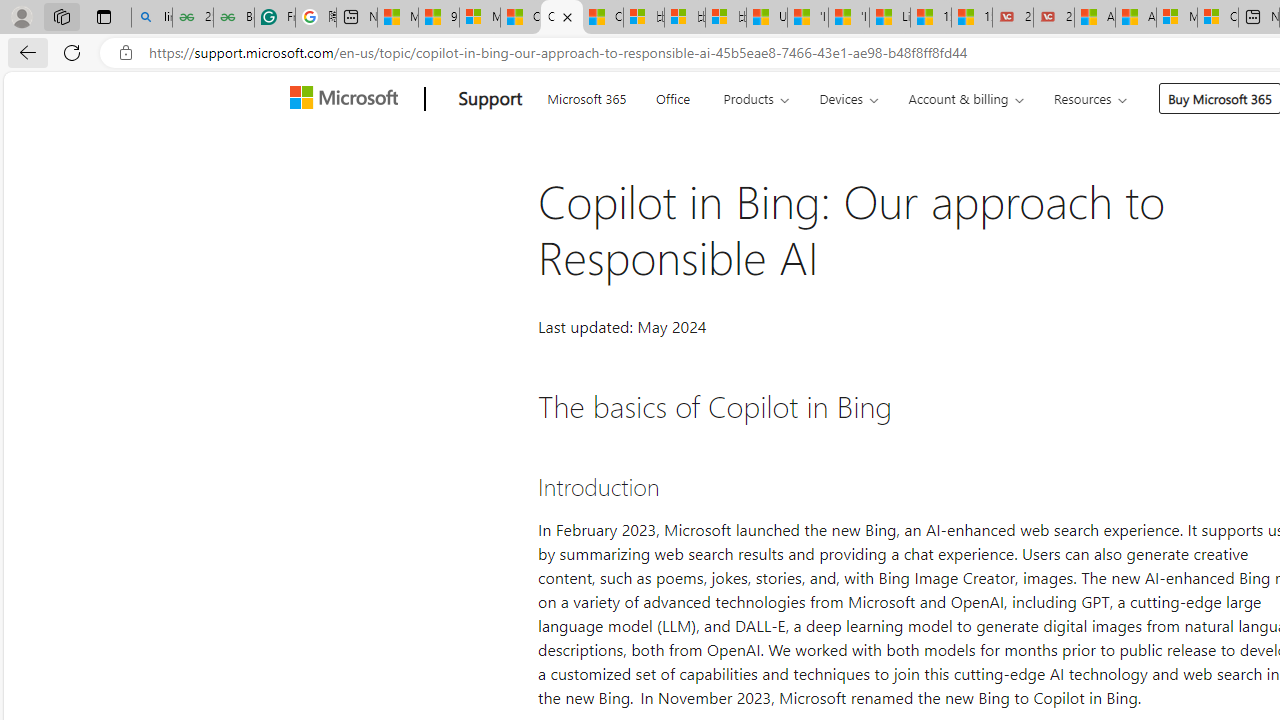 The width and height of the screenshot is (1280, 720). What do you see at coordinates (766, 17) in the screenshot?
I see `'USA TODAY - MSN'` at bounding box center [766, 17].